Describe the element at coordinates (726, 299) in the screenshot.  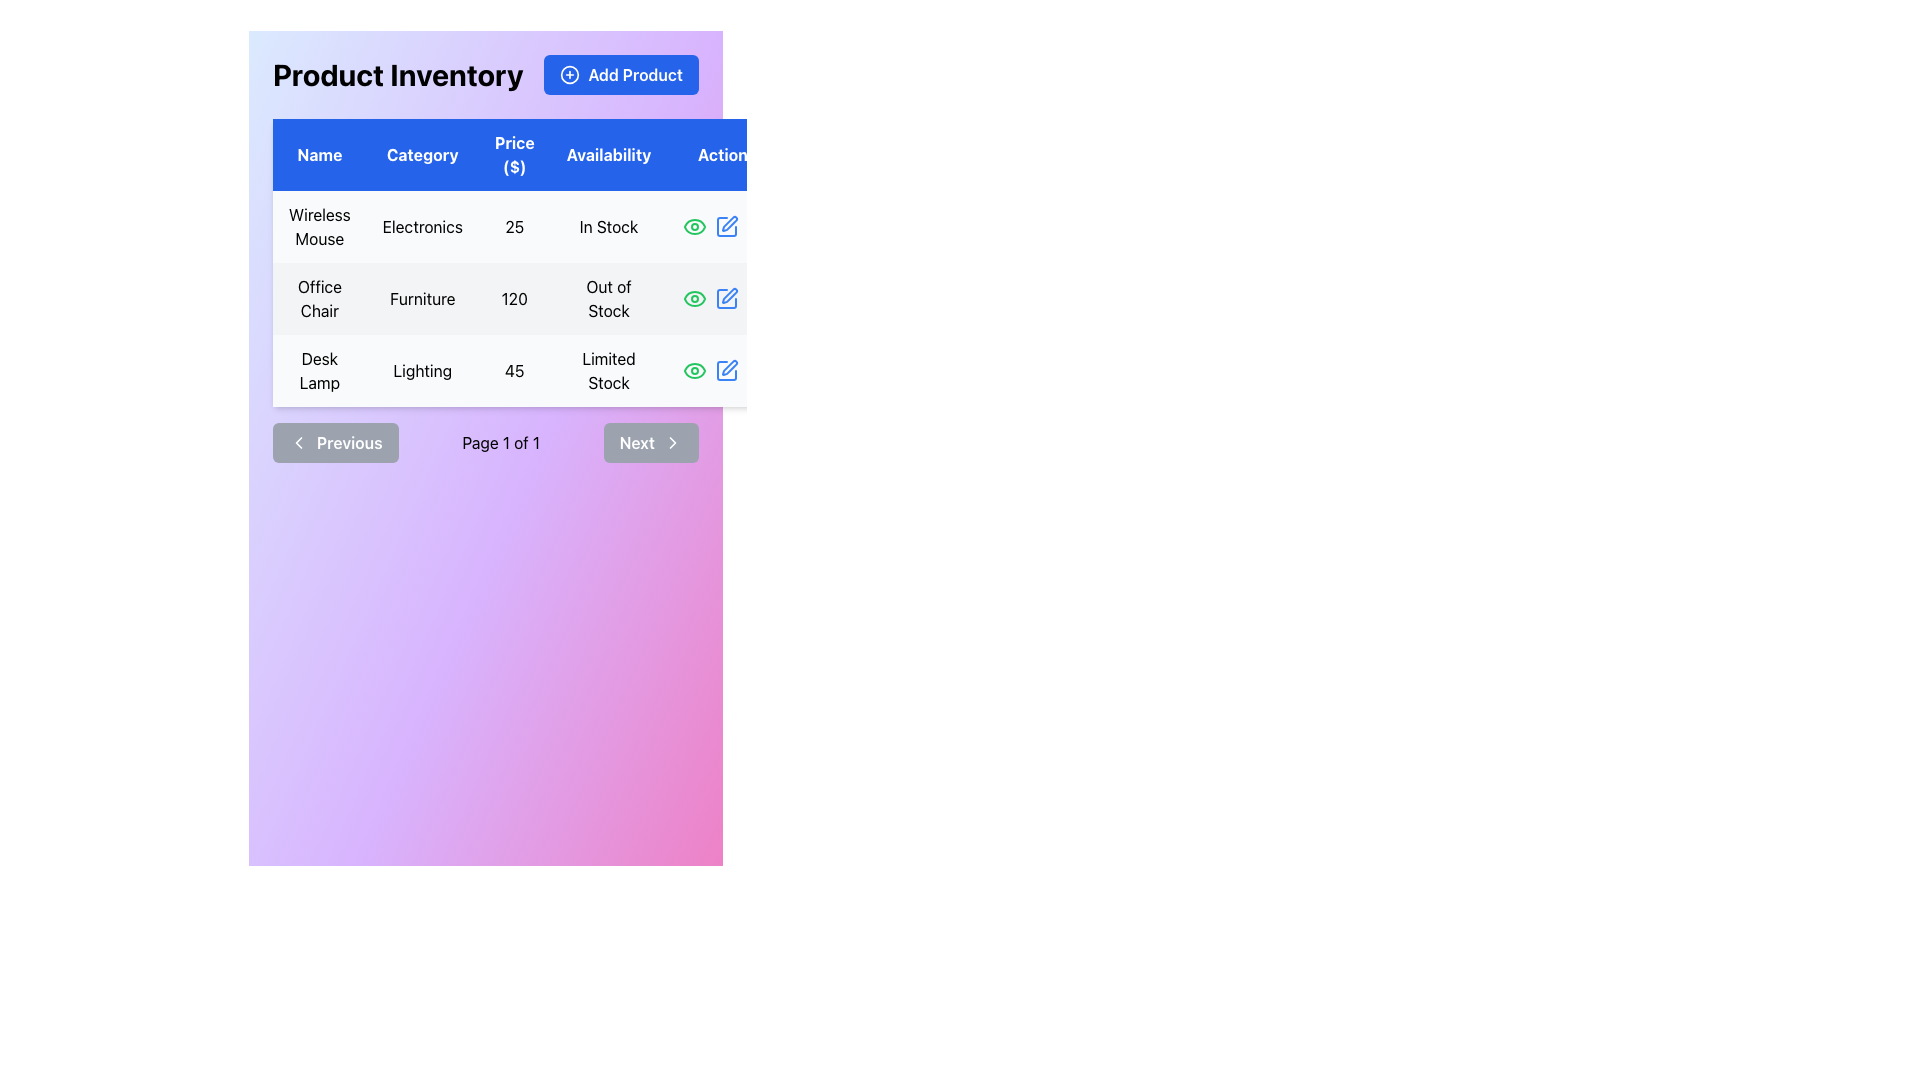
I see `the edit icon button in the second row of the 'Actions' column to modify the 'Office Chair' details` at that location.